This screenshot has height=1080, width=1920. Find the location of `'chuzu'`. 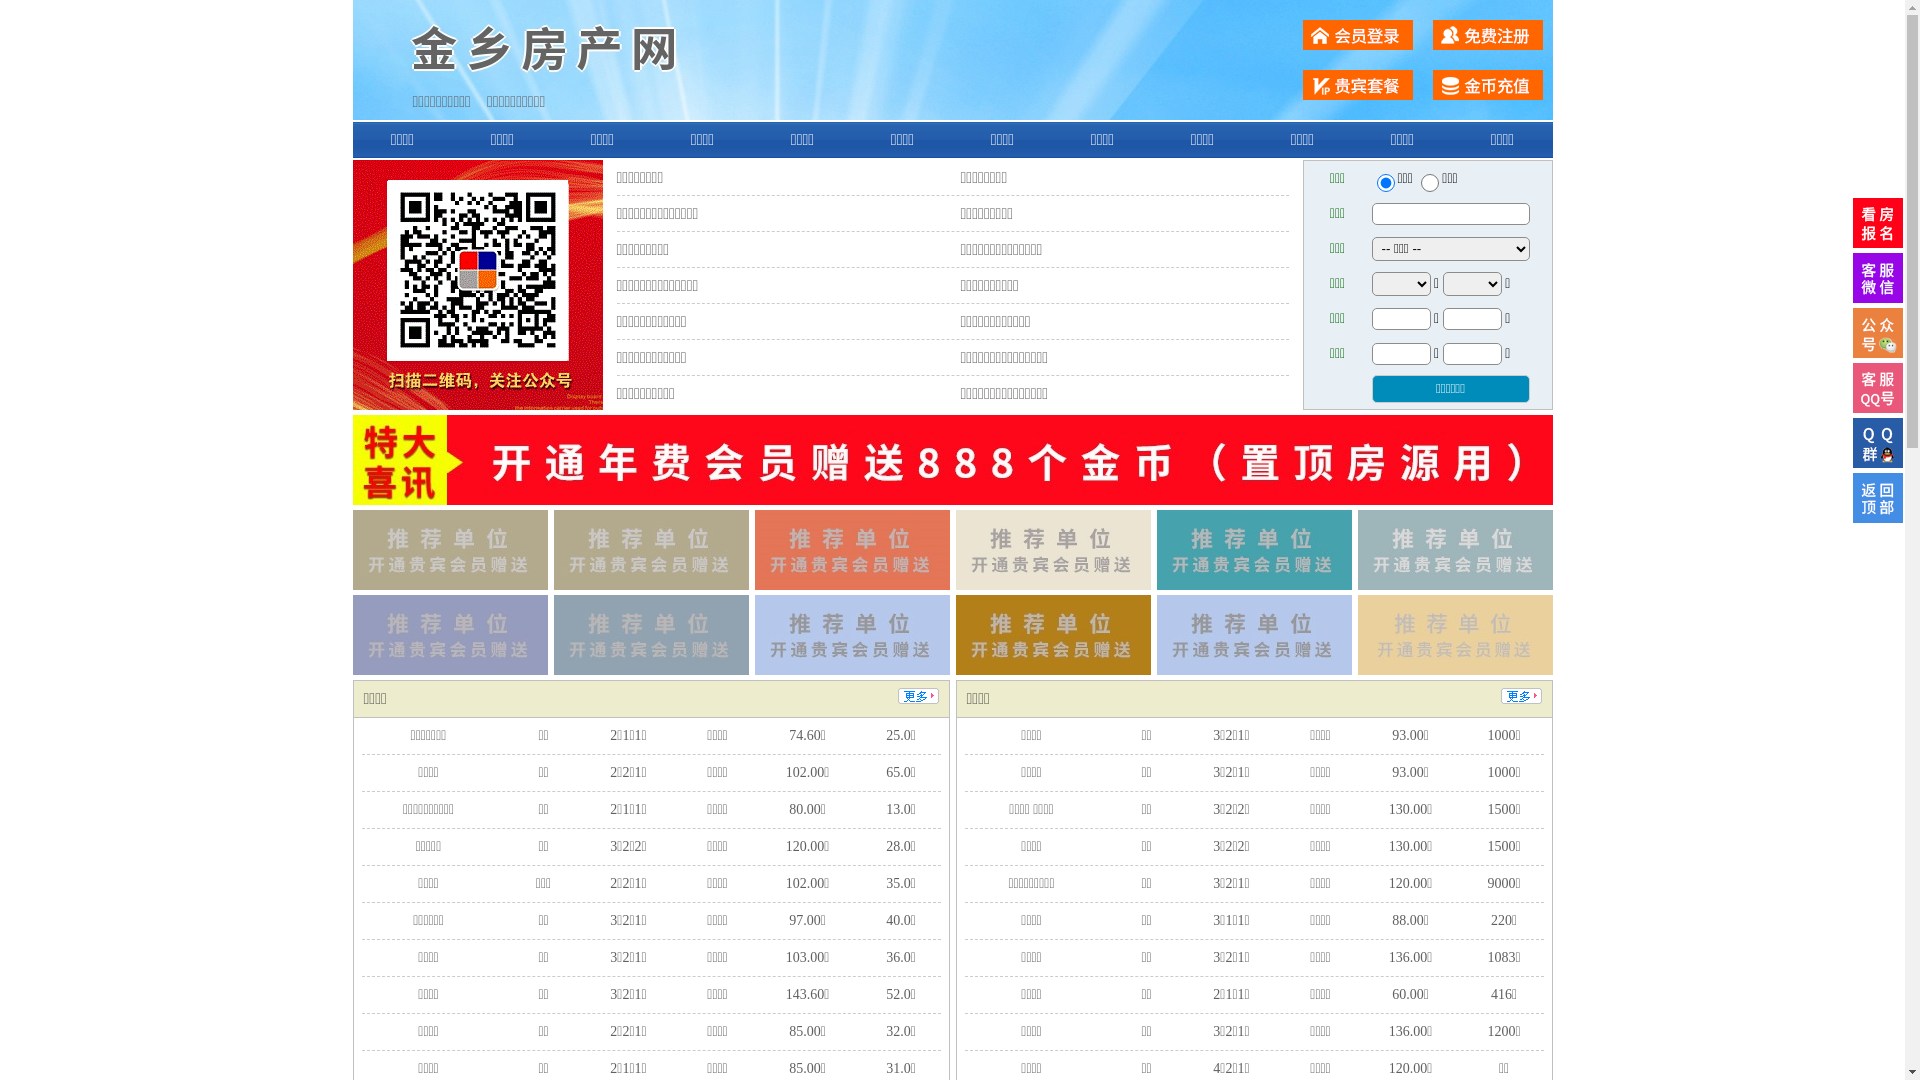

'chuzu' is located at coordinates (1429, 182).